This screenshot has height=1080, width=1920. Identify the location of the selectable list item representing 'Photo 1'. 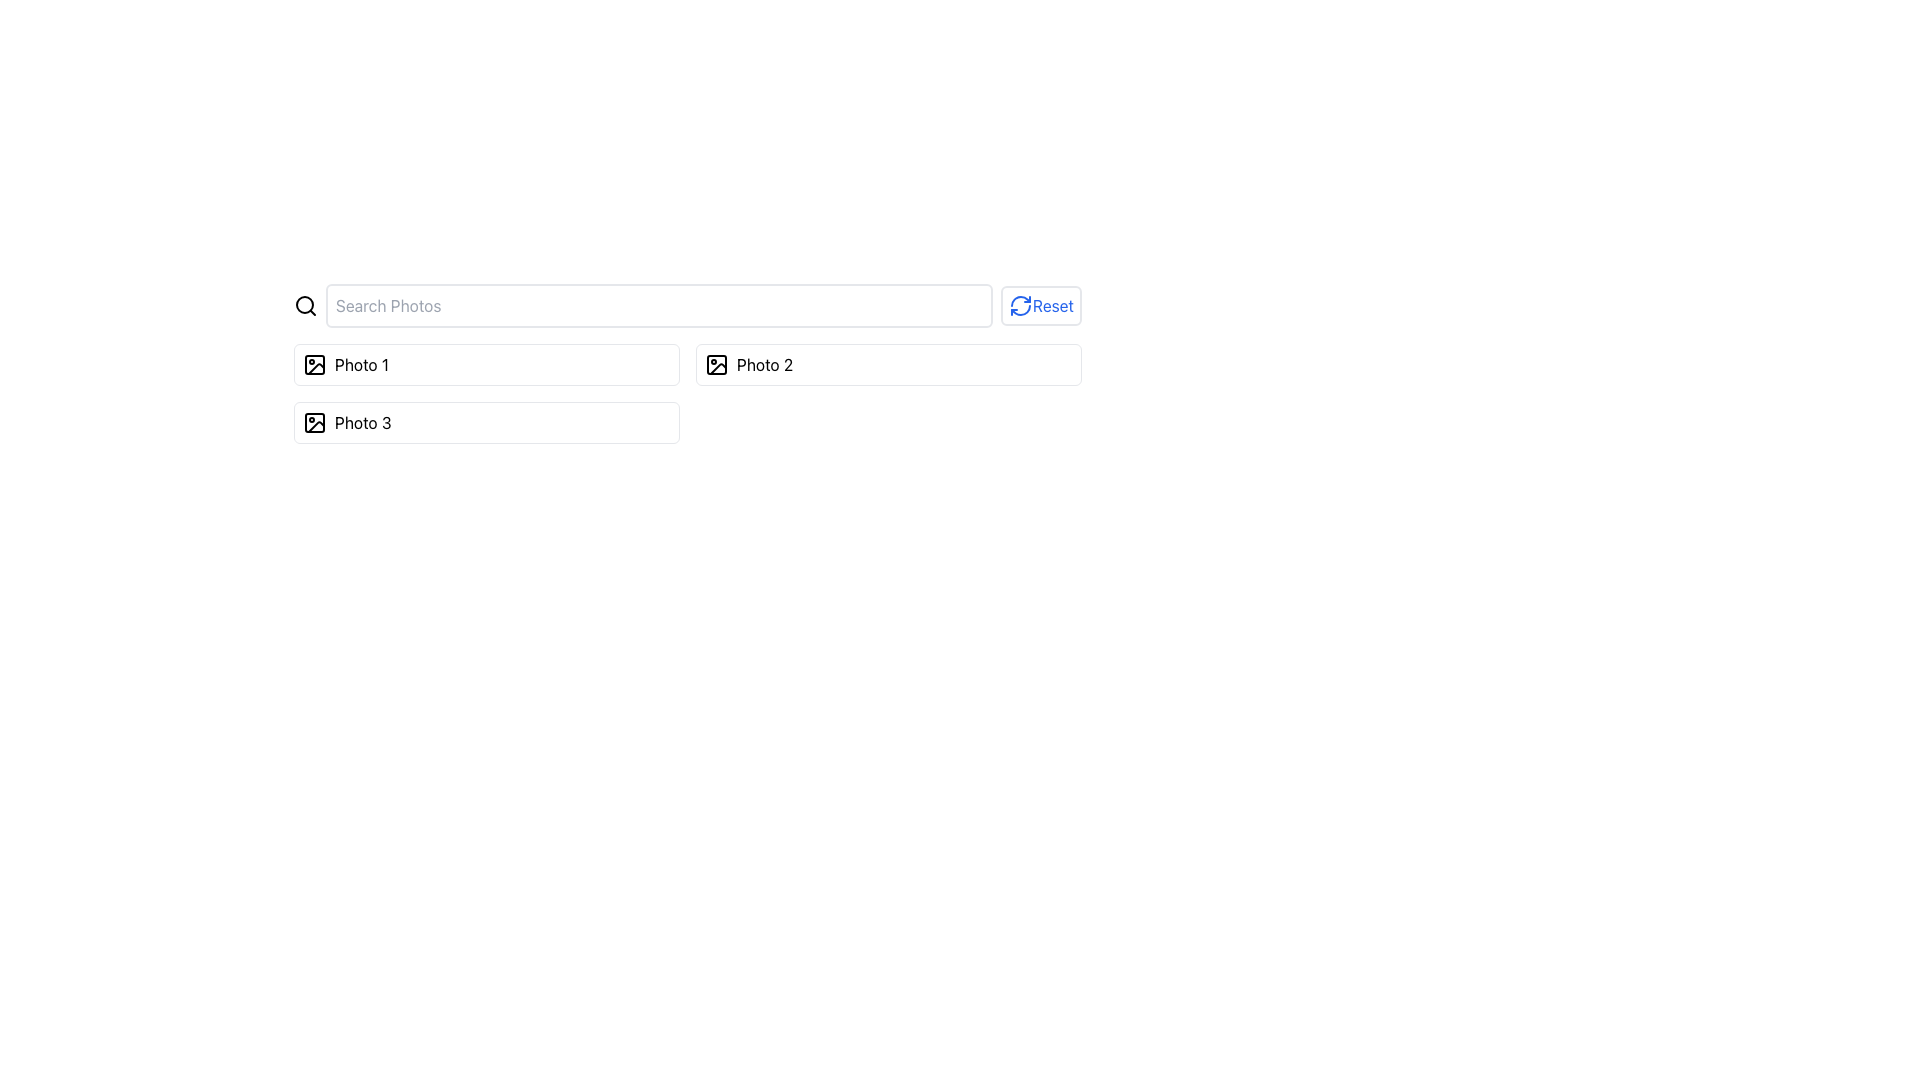
(486, 365).